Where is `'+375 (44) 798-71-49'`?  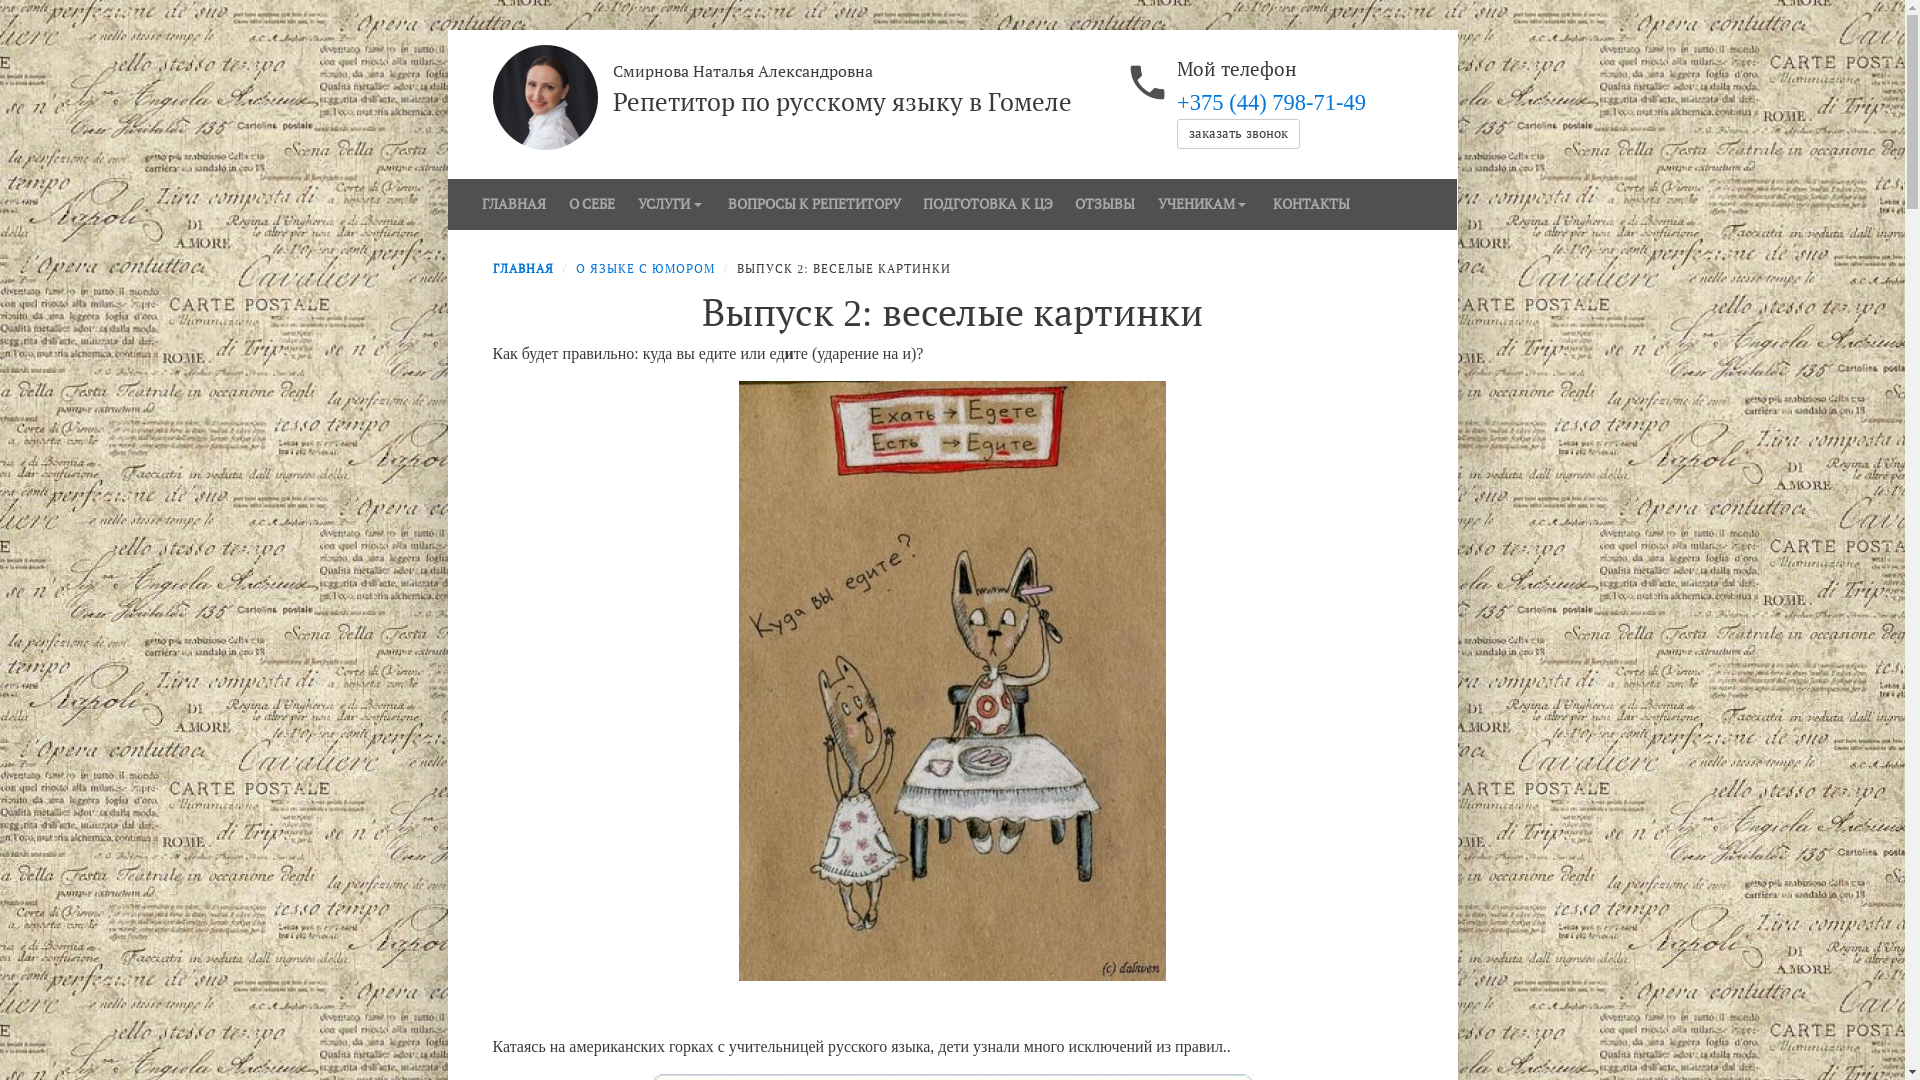
'+375 (44) 798-71-49' is located at coordinates (1270, 102).